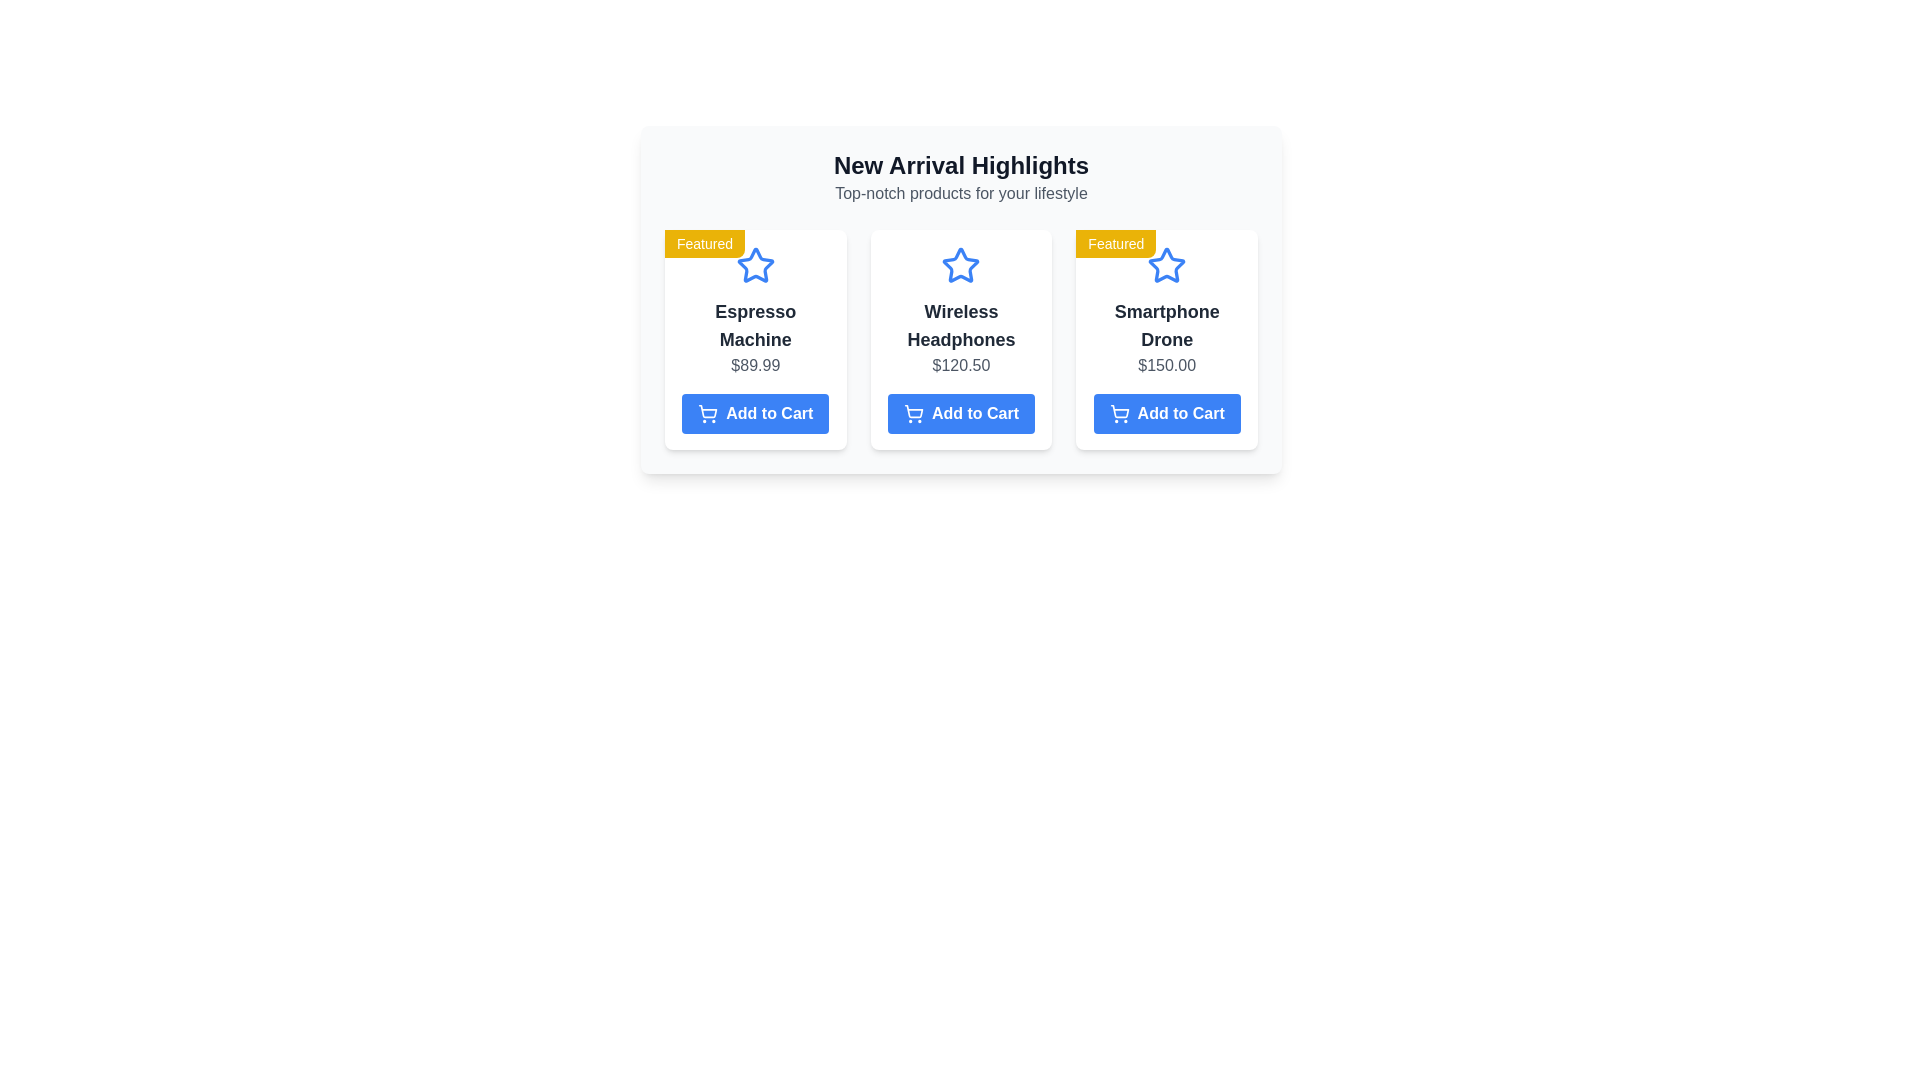 This screenshot has width=1920, height=1080. I want to click on the static text element that provides a descriptive subtitle for the 'New Arrival Highlights' section, located directly below the heading, so click(961, 193).